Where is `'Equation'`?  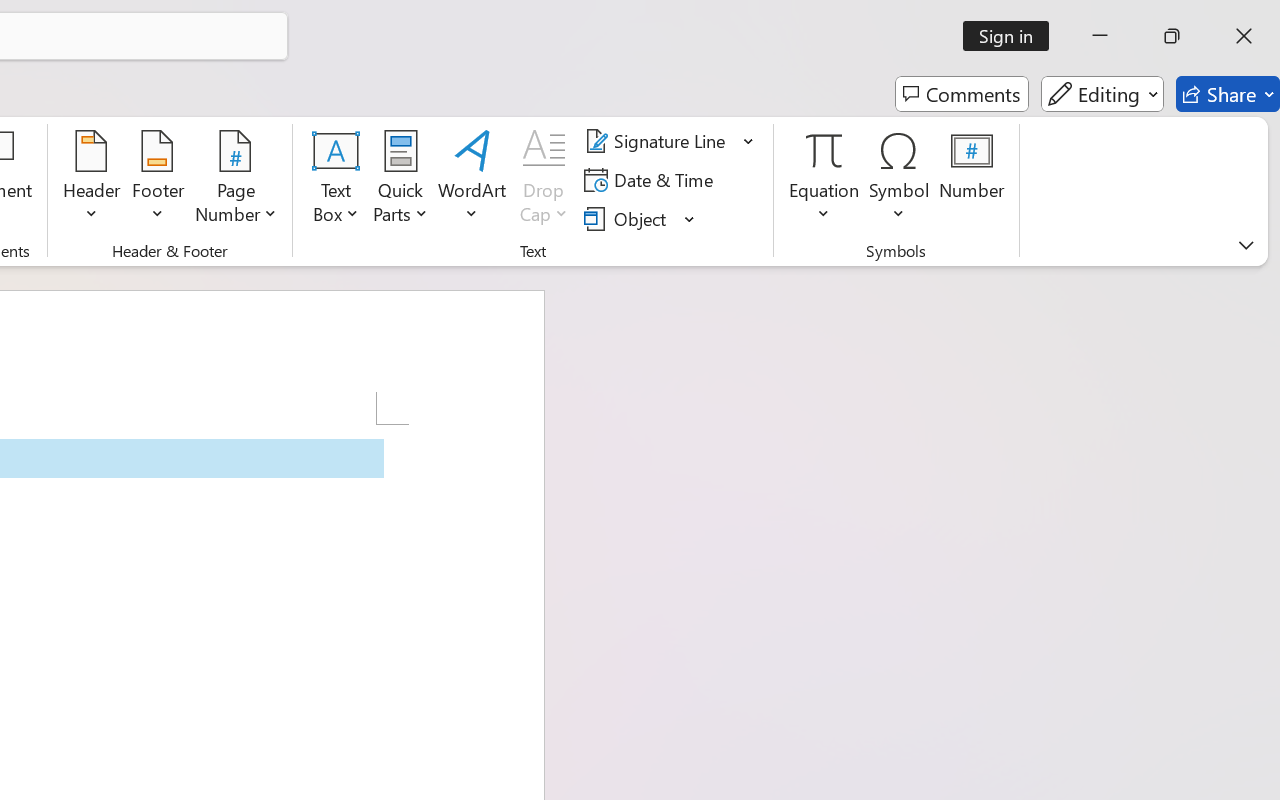
'Equation' is located at coordinates (824, 150).